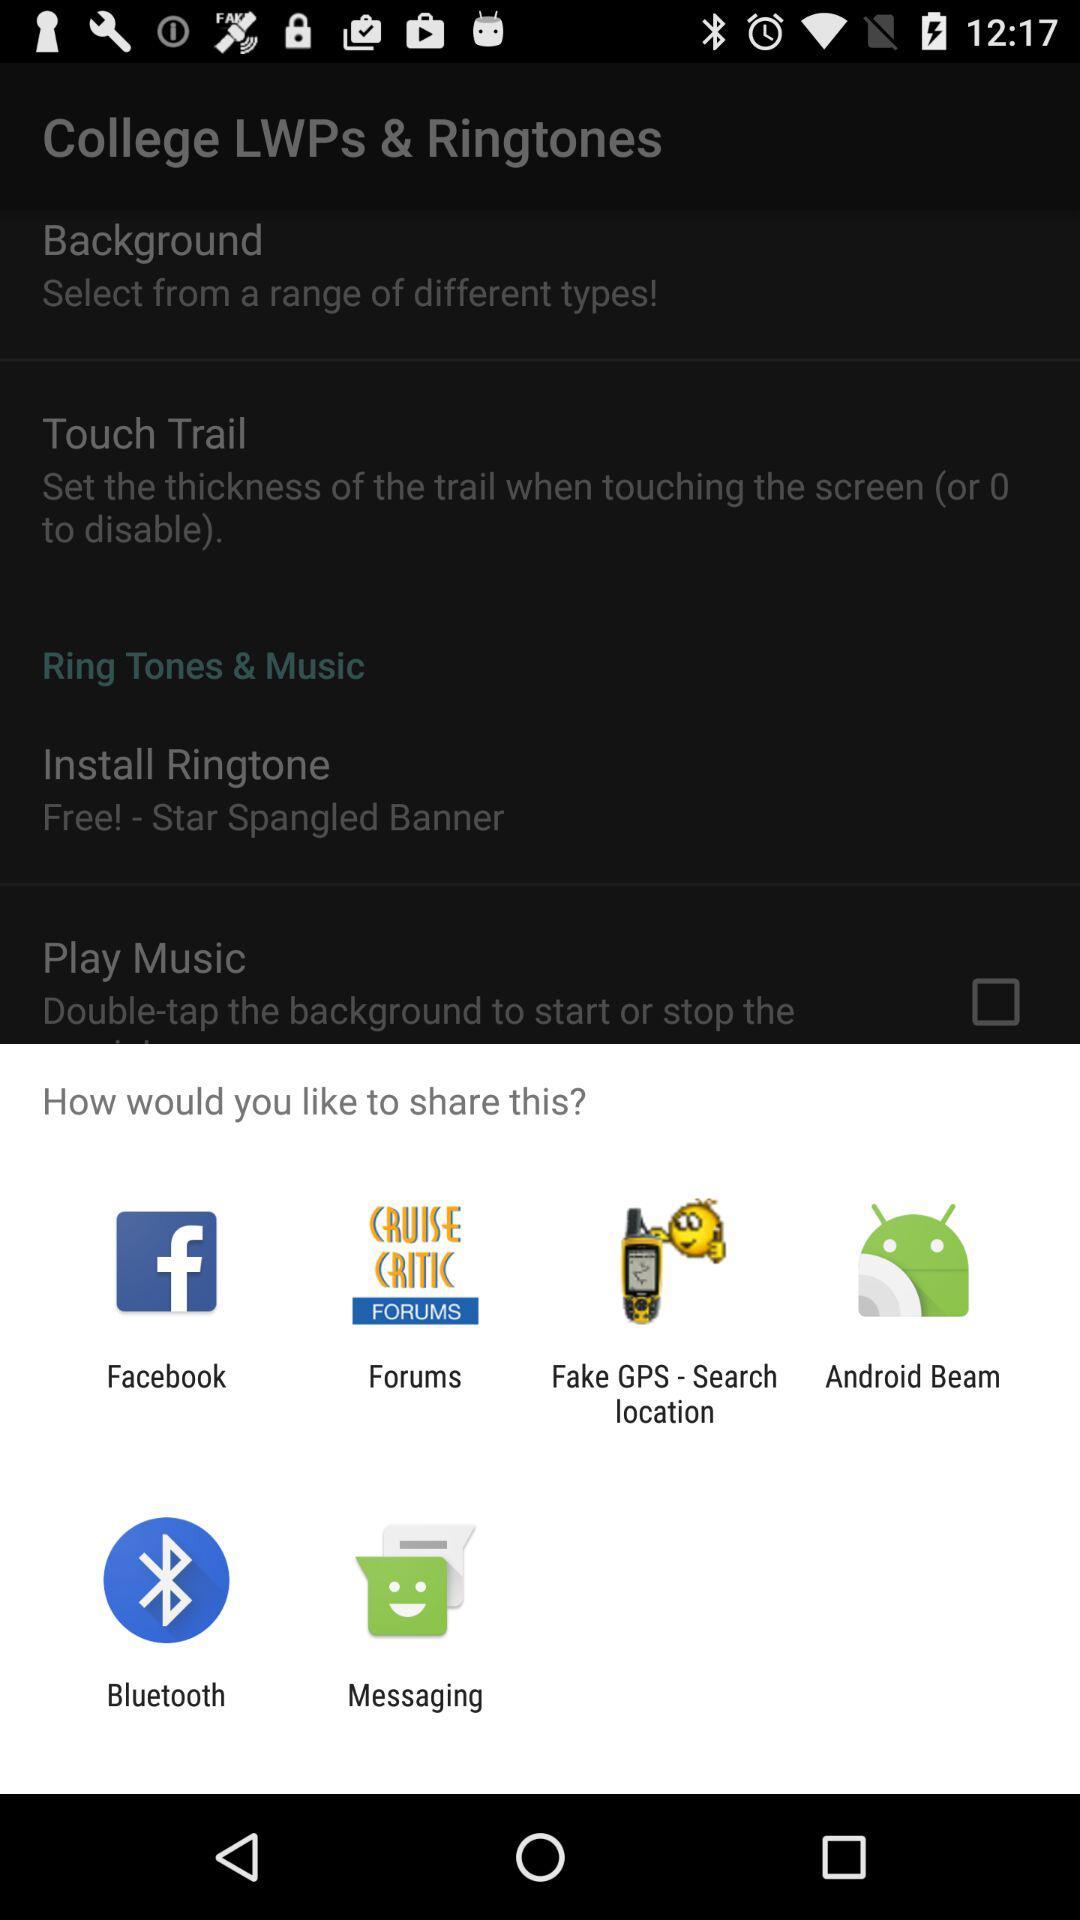  I want to click on the icon next to the fake gps search, so click(913, 1392).